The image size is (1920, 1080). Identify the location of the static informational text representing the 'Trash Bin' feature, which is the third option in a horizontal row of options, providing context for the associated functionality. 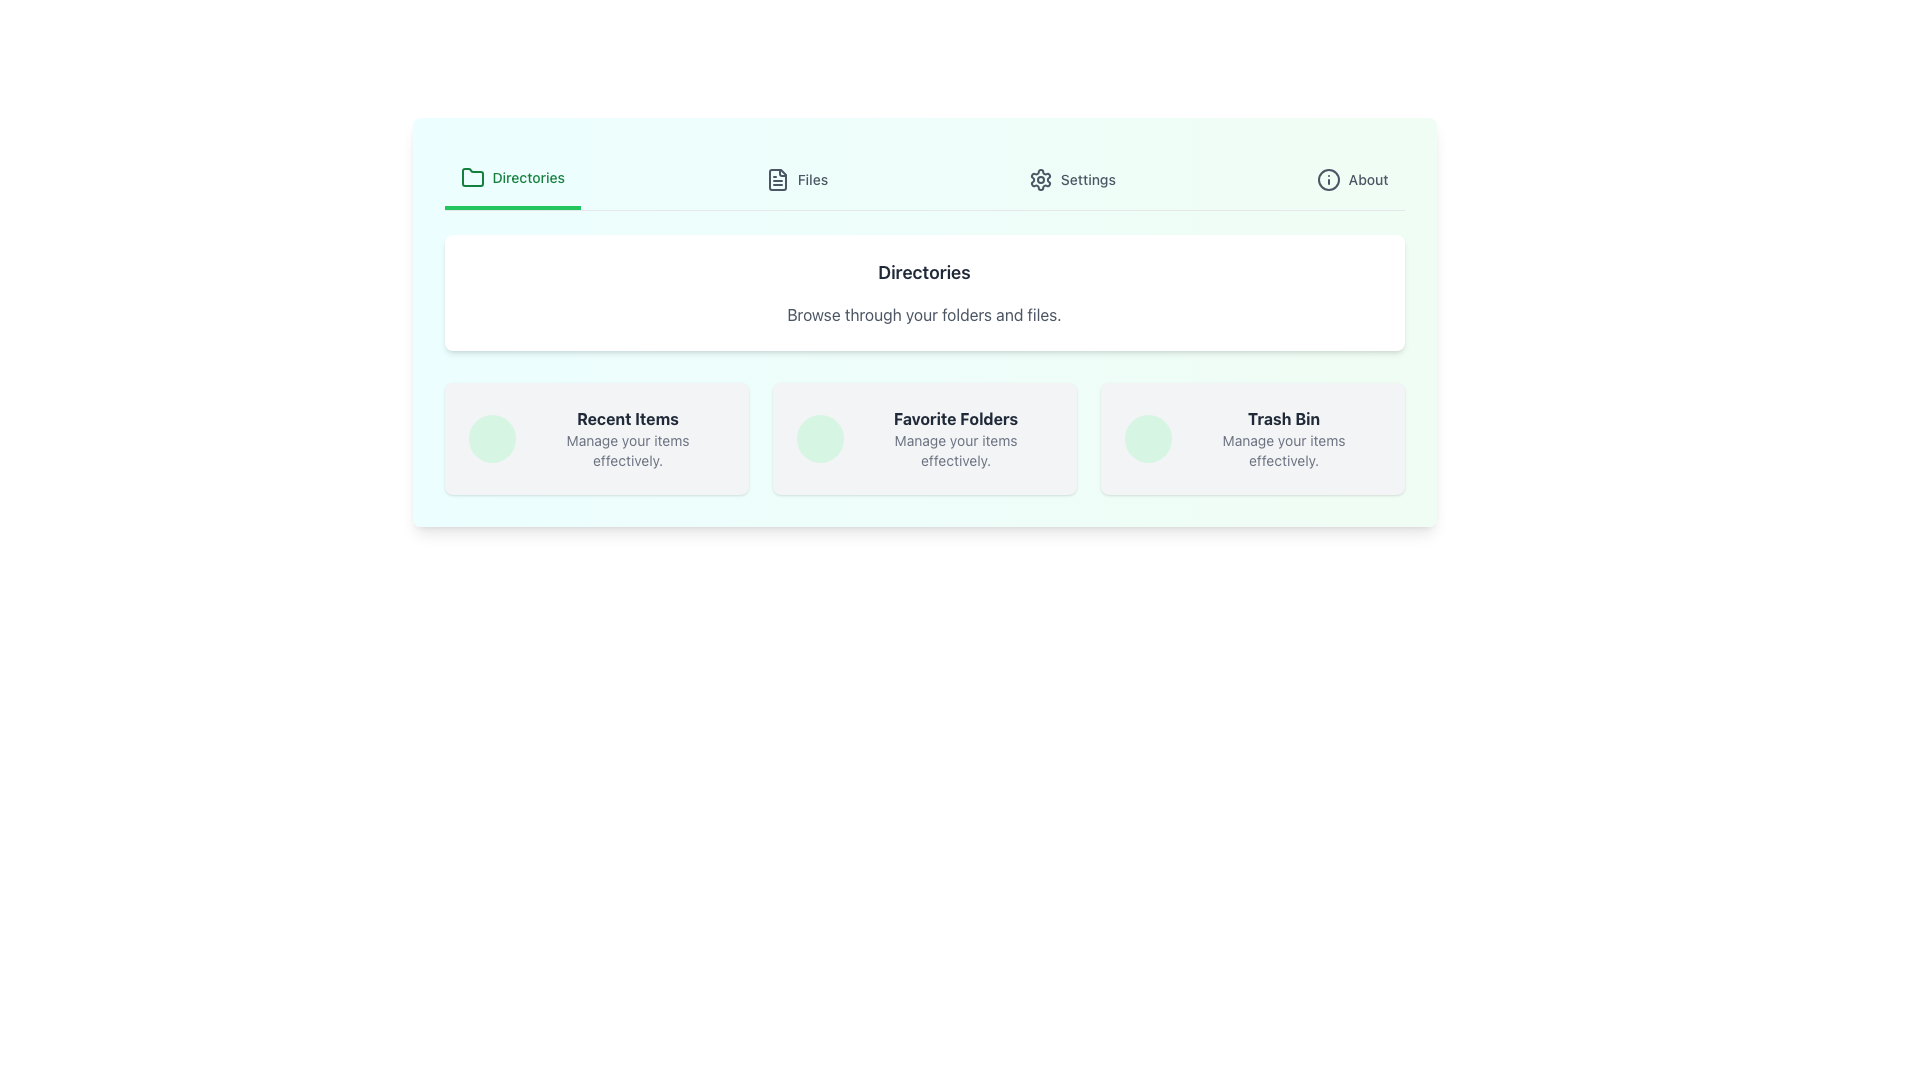
(1284, 438).